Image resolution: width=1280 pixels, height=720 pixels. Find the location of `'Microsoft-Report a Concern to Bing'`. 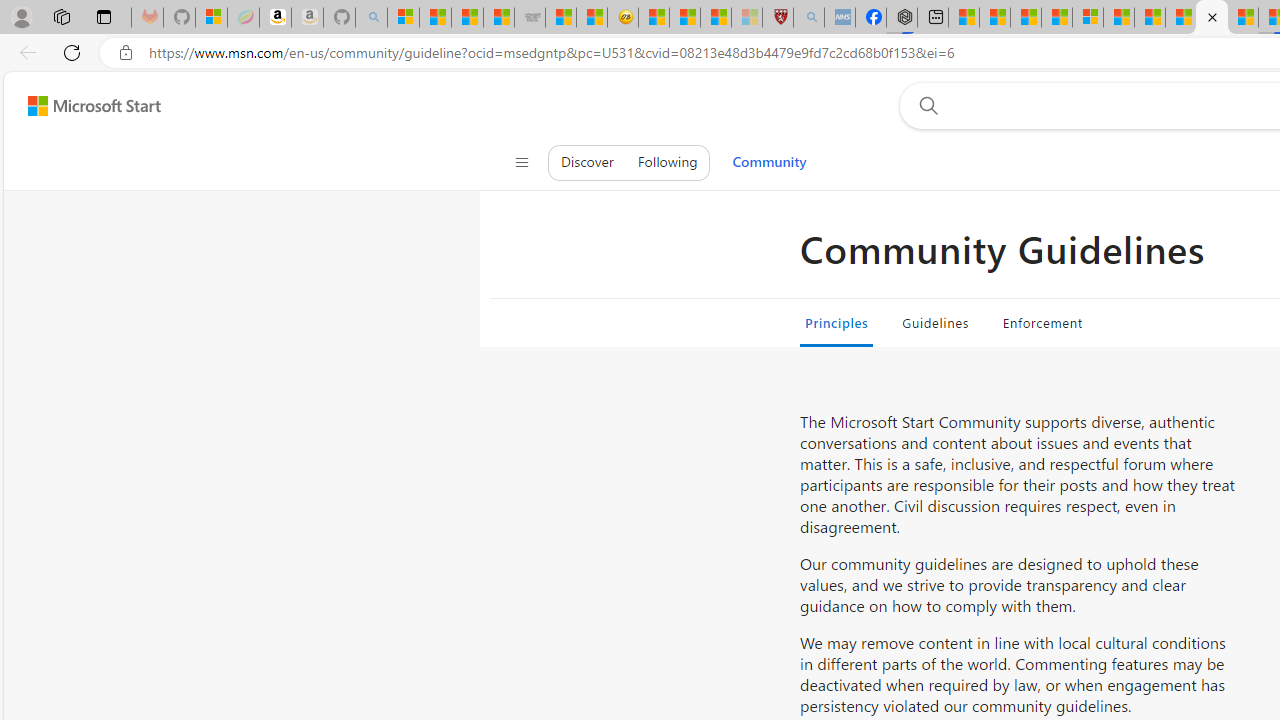

'Microsoft-Report a Concern to Bing' is located at coordinates (211, 17).